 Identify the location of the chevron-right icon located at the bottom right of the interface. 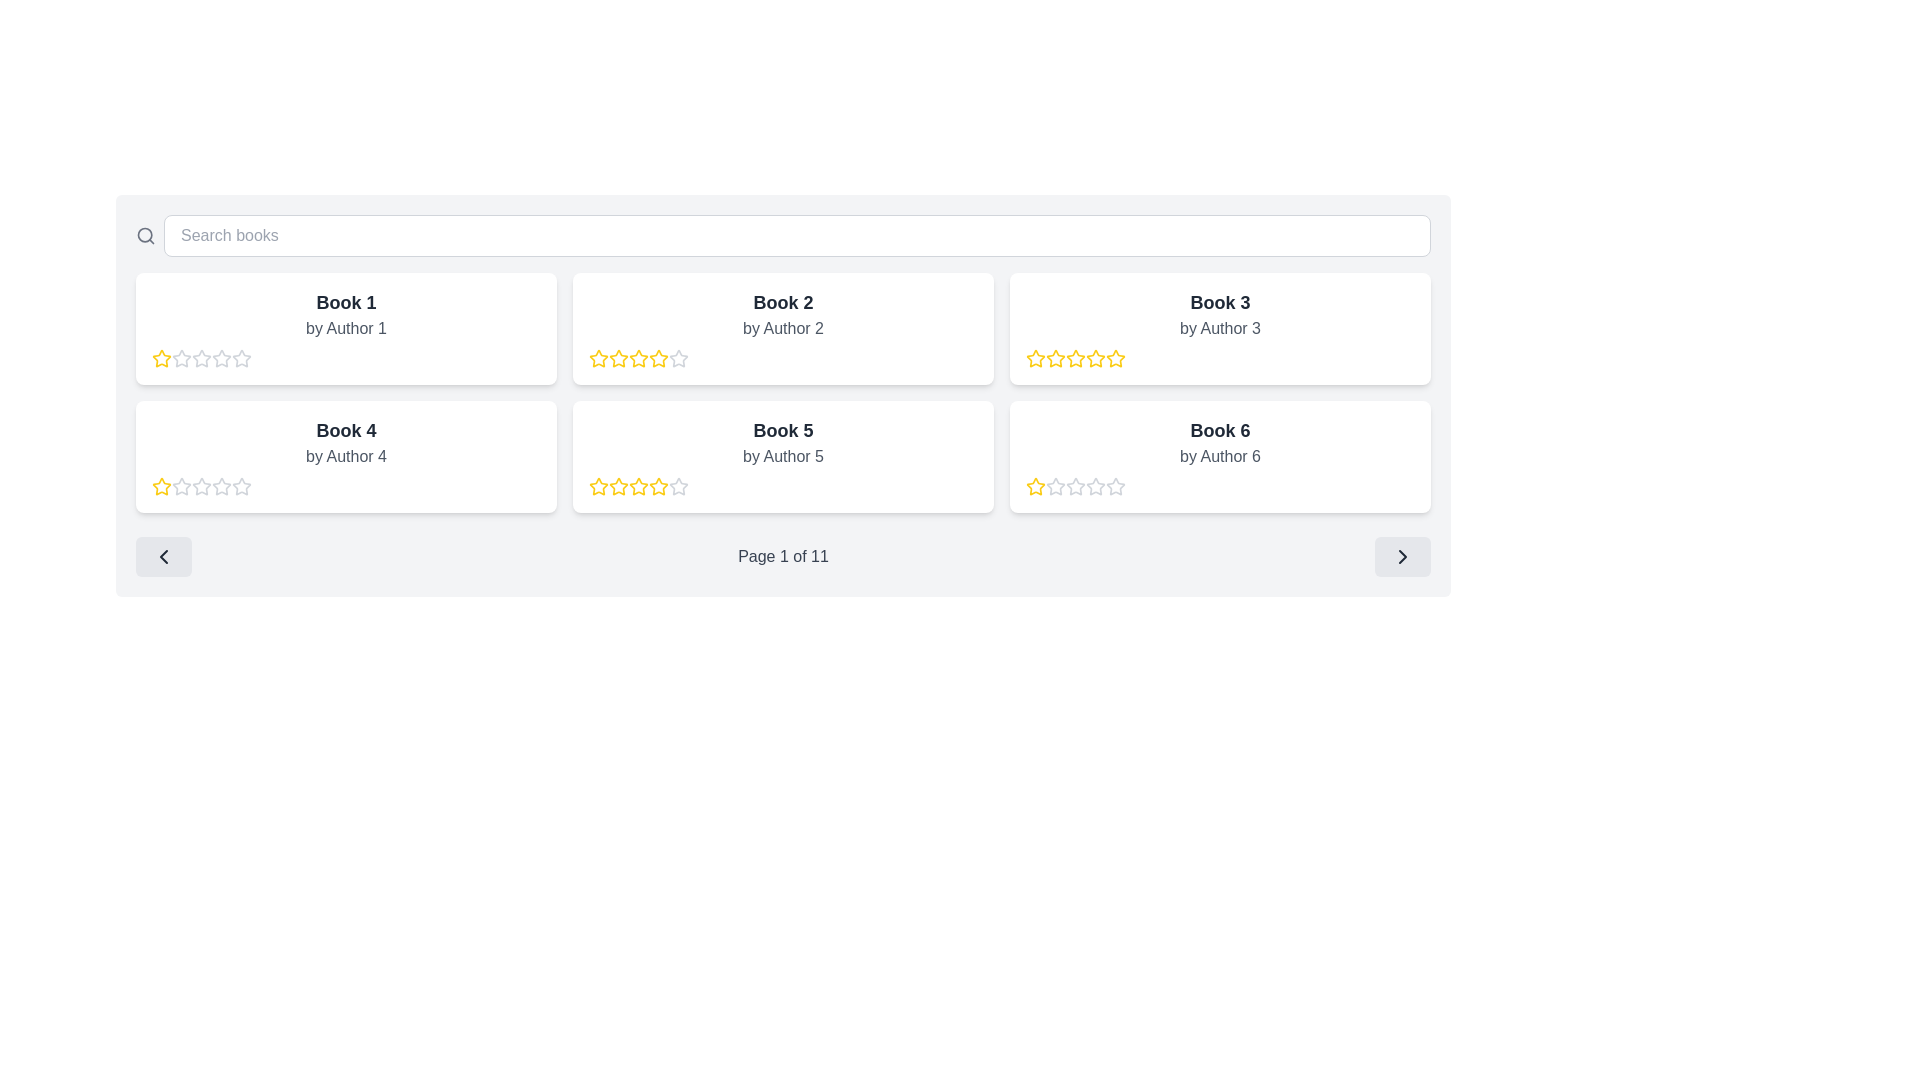
(1401, 556).